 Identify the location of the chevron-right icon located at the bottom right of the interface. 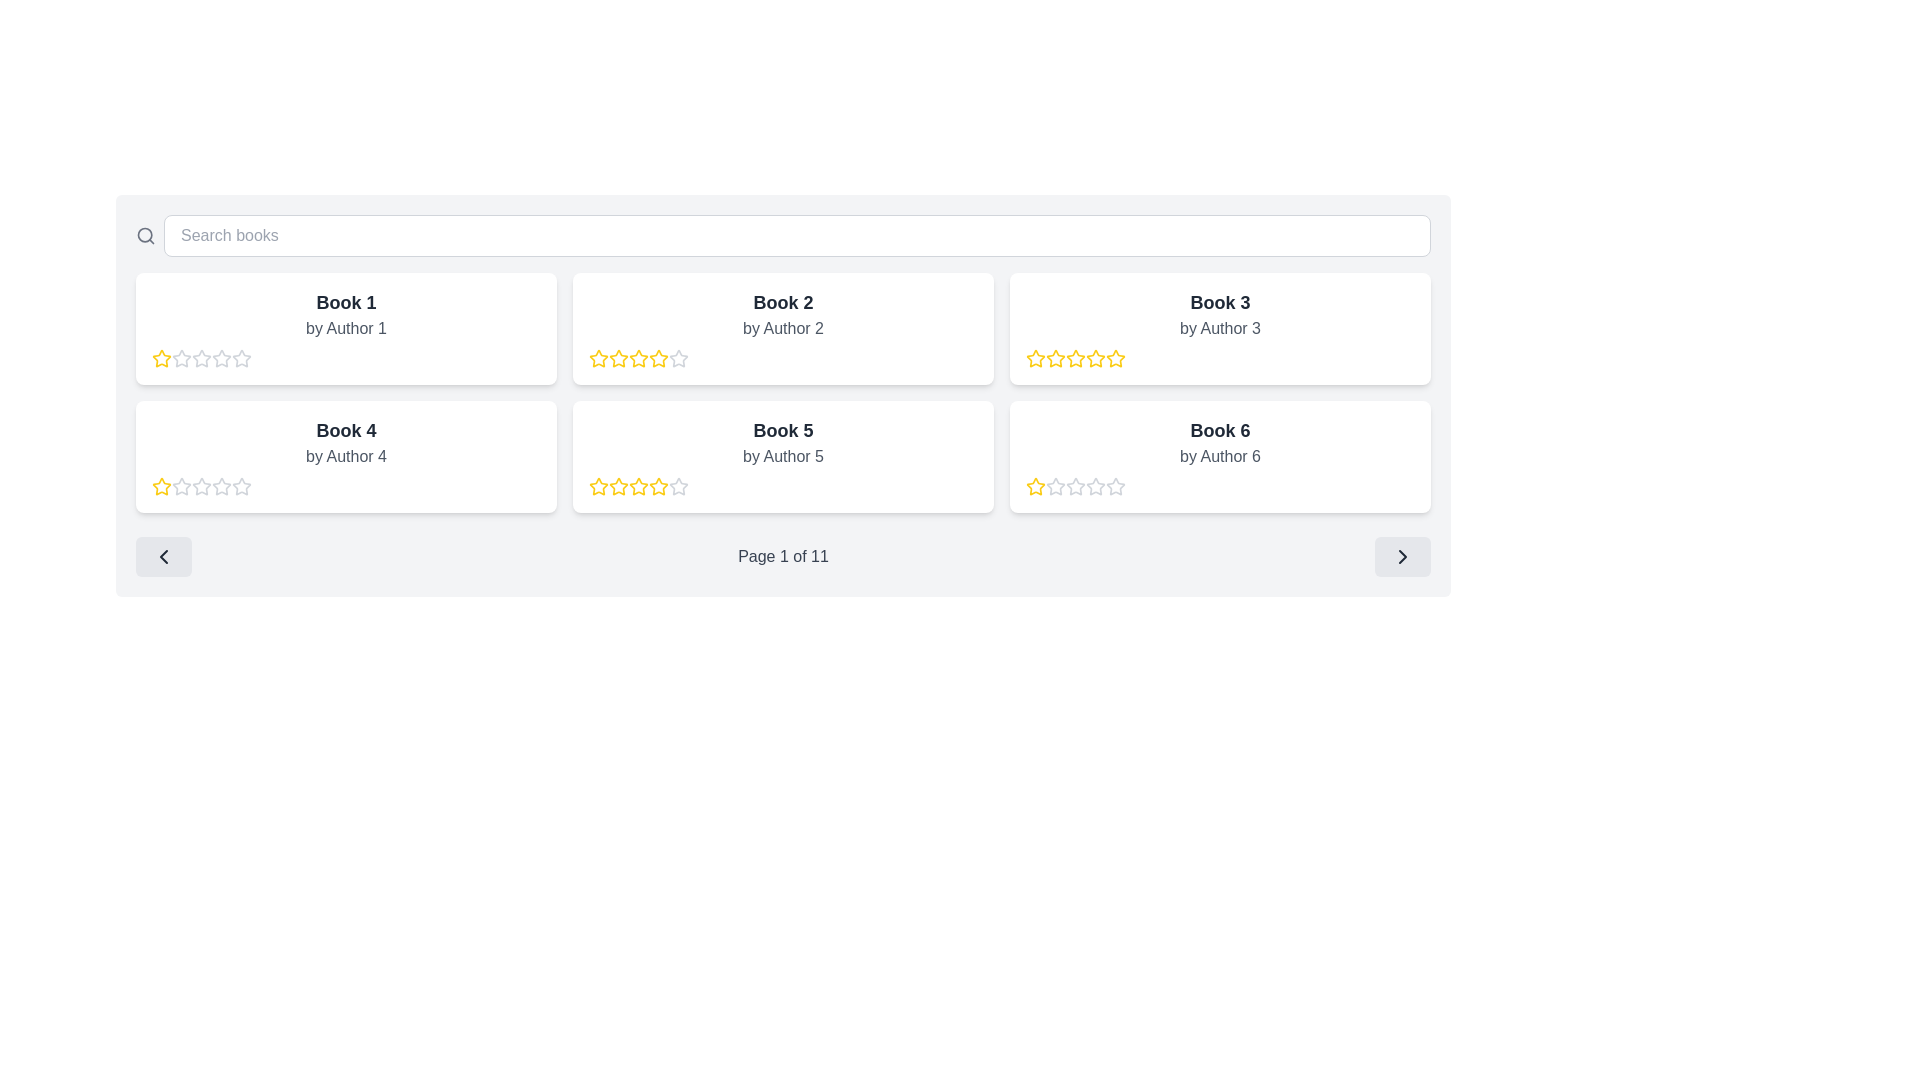
(1401, 556).